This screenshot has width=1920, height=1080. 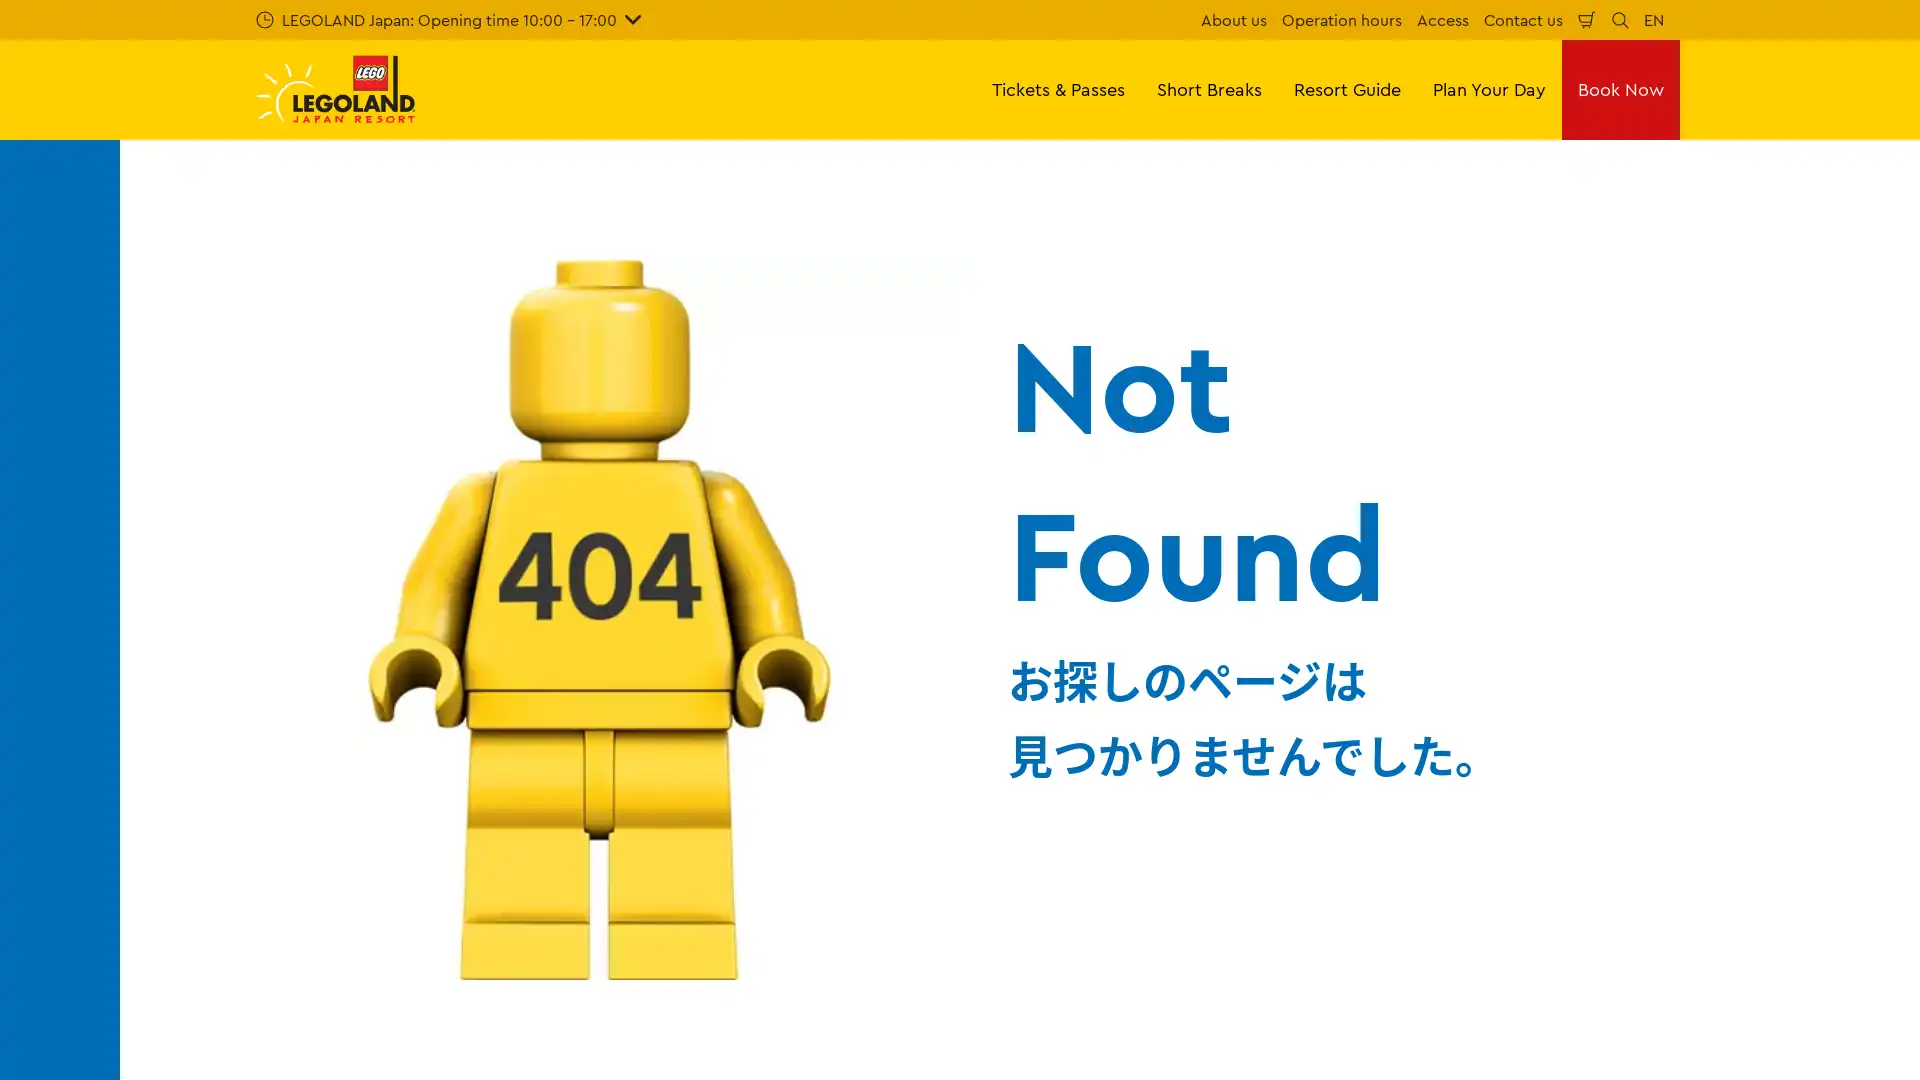 I want to click on Shopping Cart, so click(x=1586, y=19).